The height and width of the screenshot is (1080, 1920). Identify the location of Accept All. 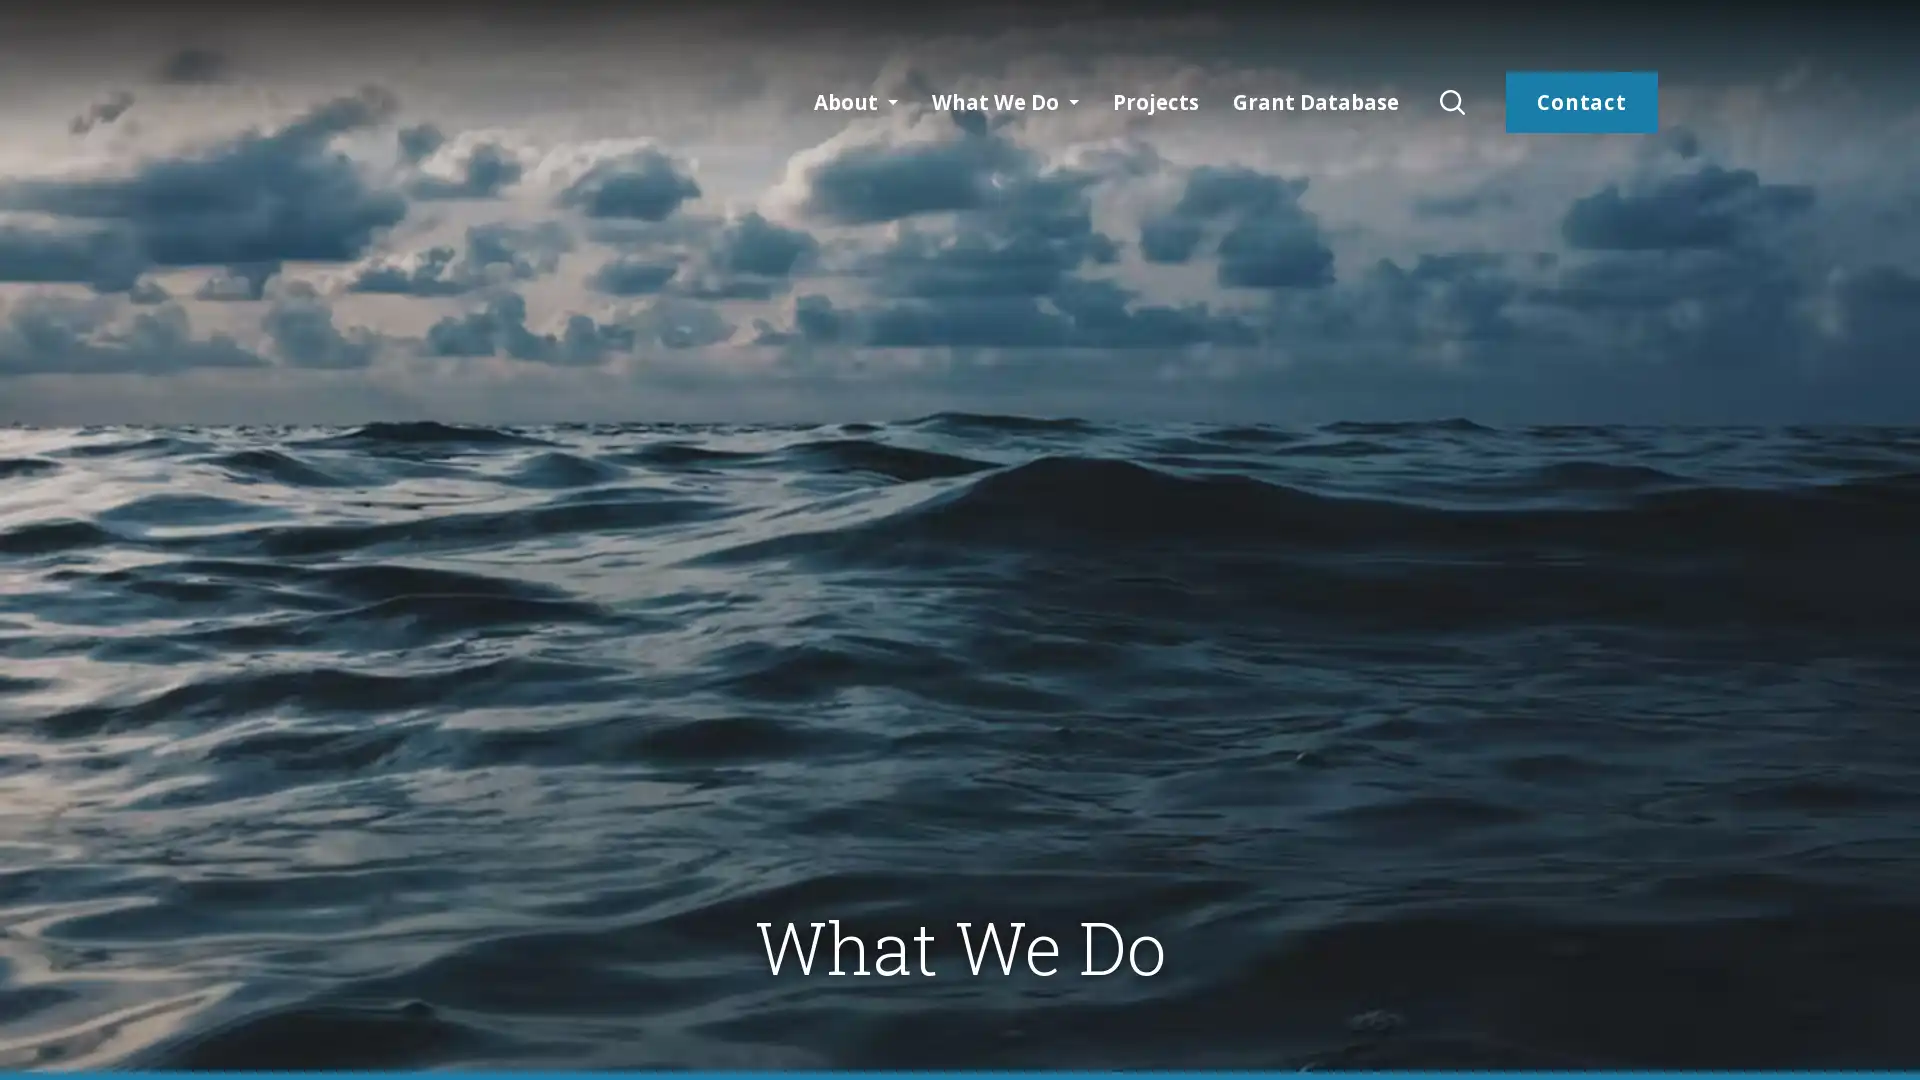
(1834, 1039).